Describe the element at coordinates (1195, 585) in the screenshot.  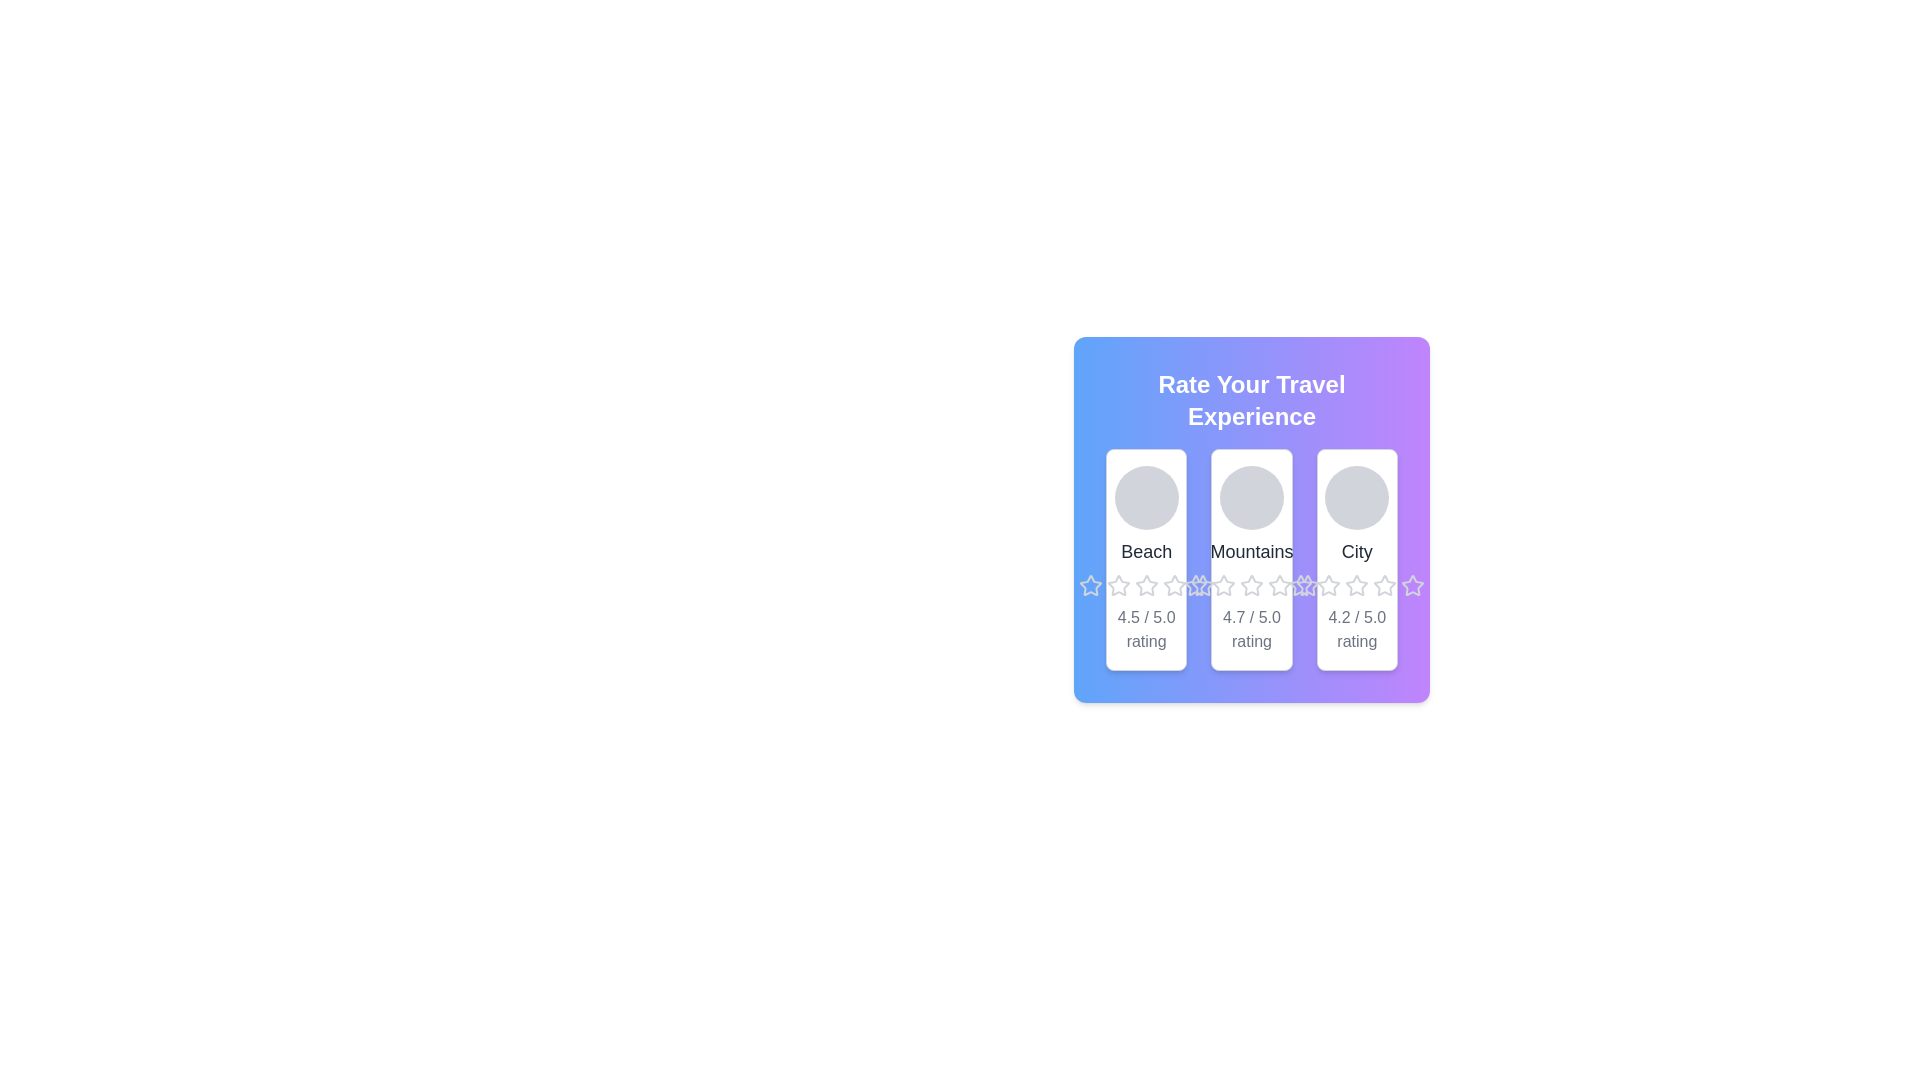
I see `the second star in the interactive rating star icon array below the 'Mountains' card` at that location.